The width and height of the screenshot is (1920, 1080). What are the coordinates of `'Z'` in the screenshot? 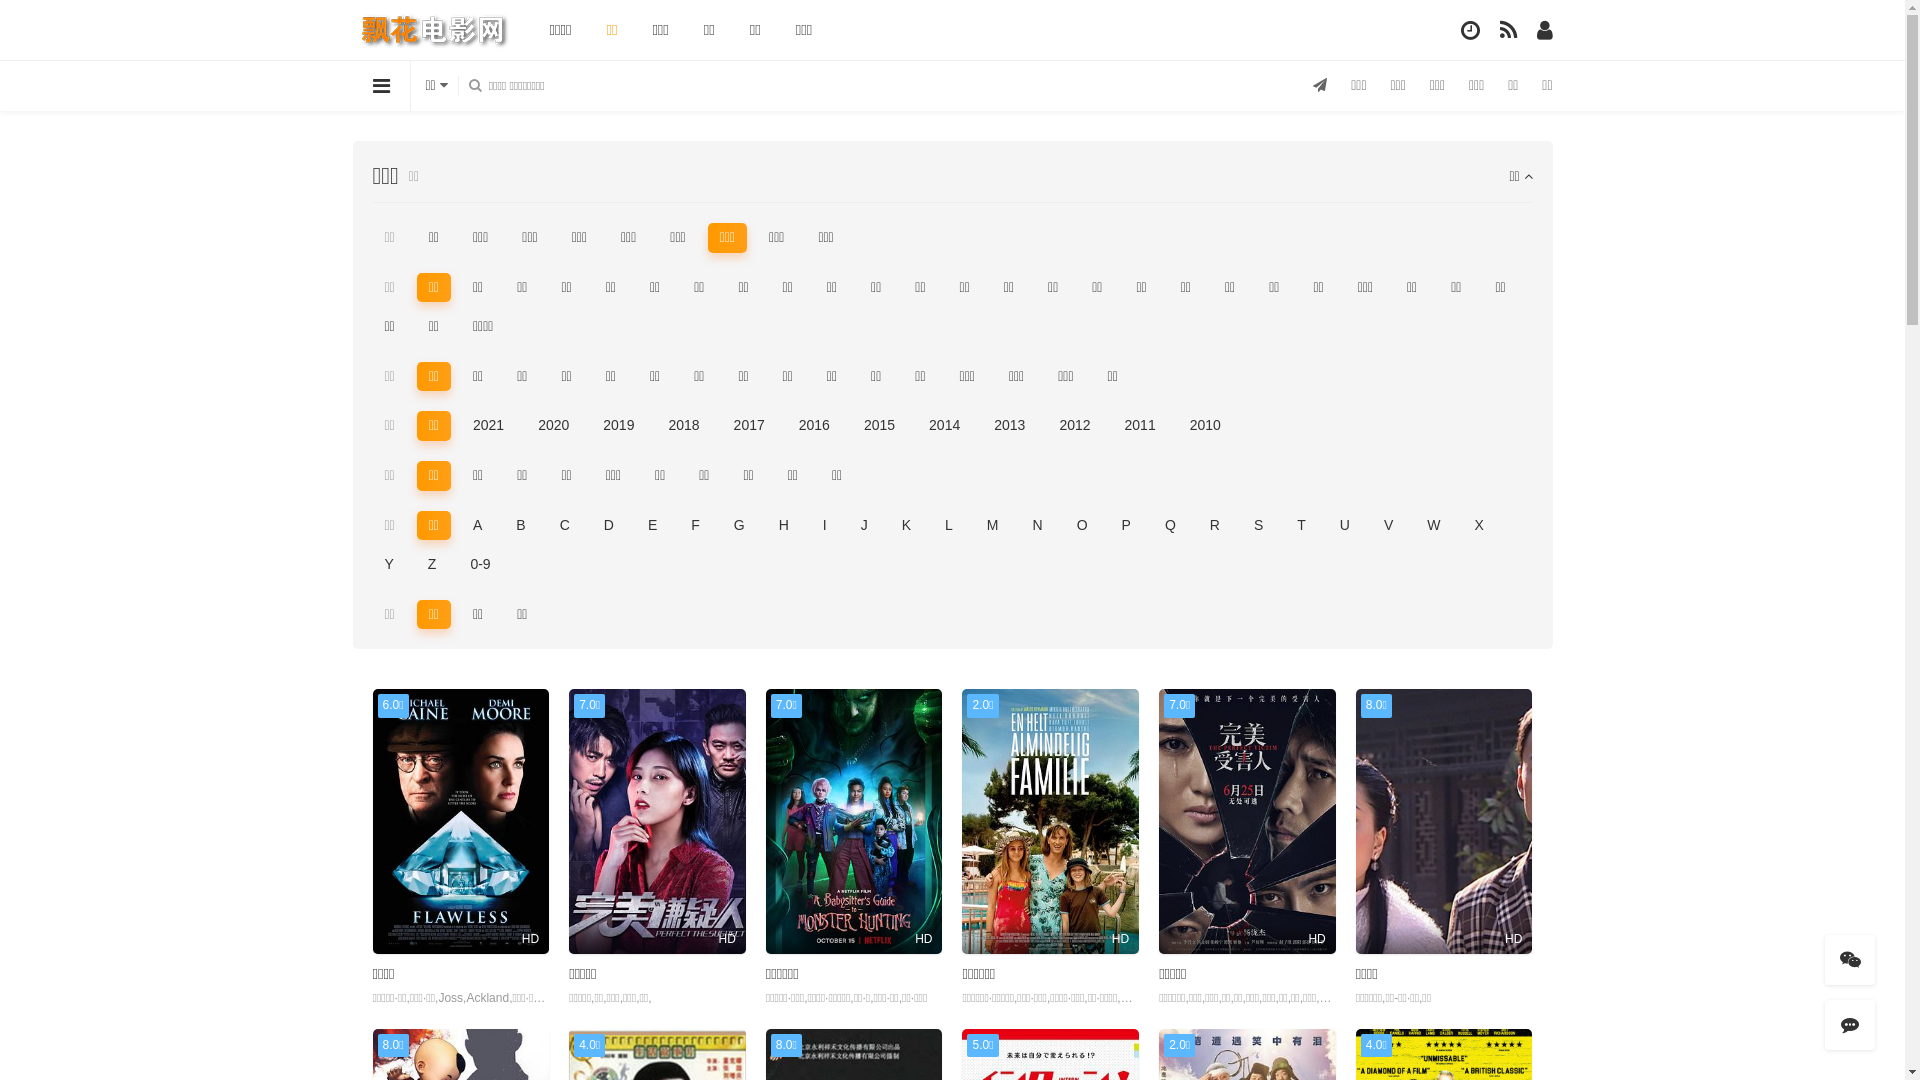 It's located at (431, 564).